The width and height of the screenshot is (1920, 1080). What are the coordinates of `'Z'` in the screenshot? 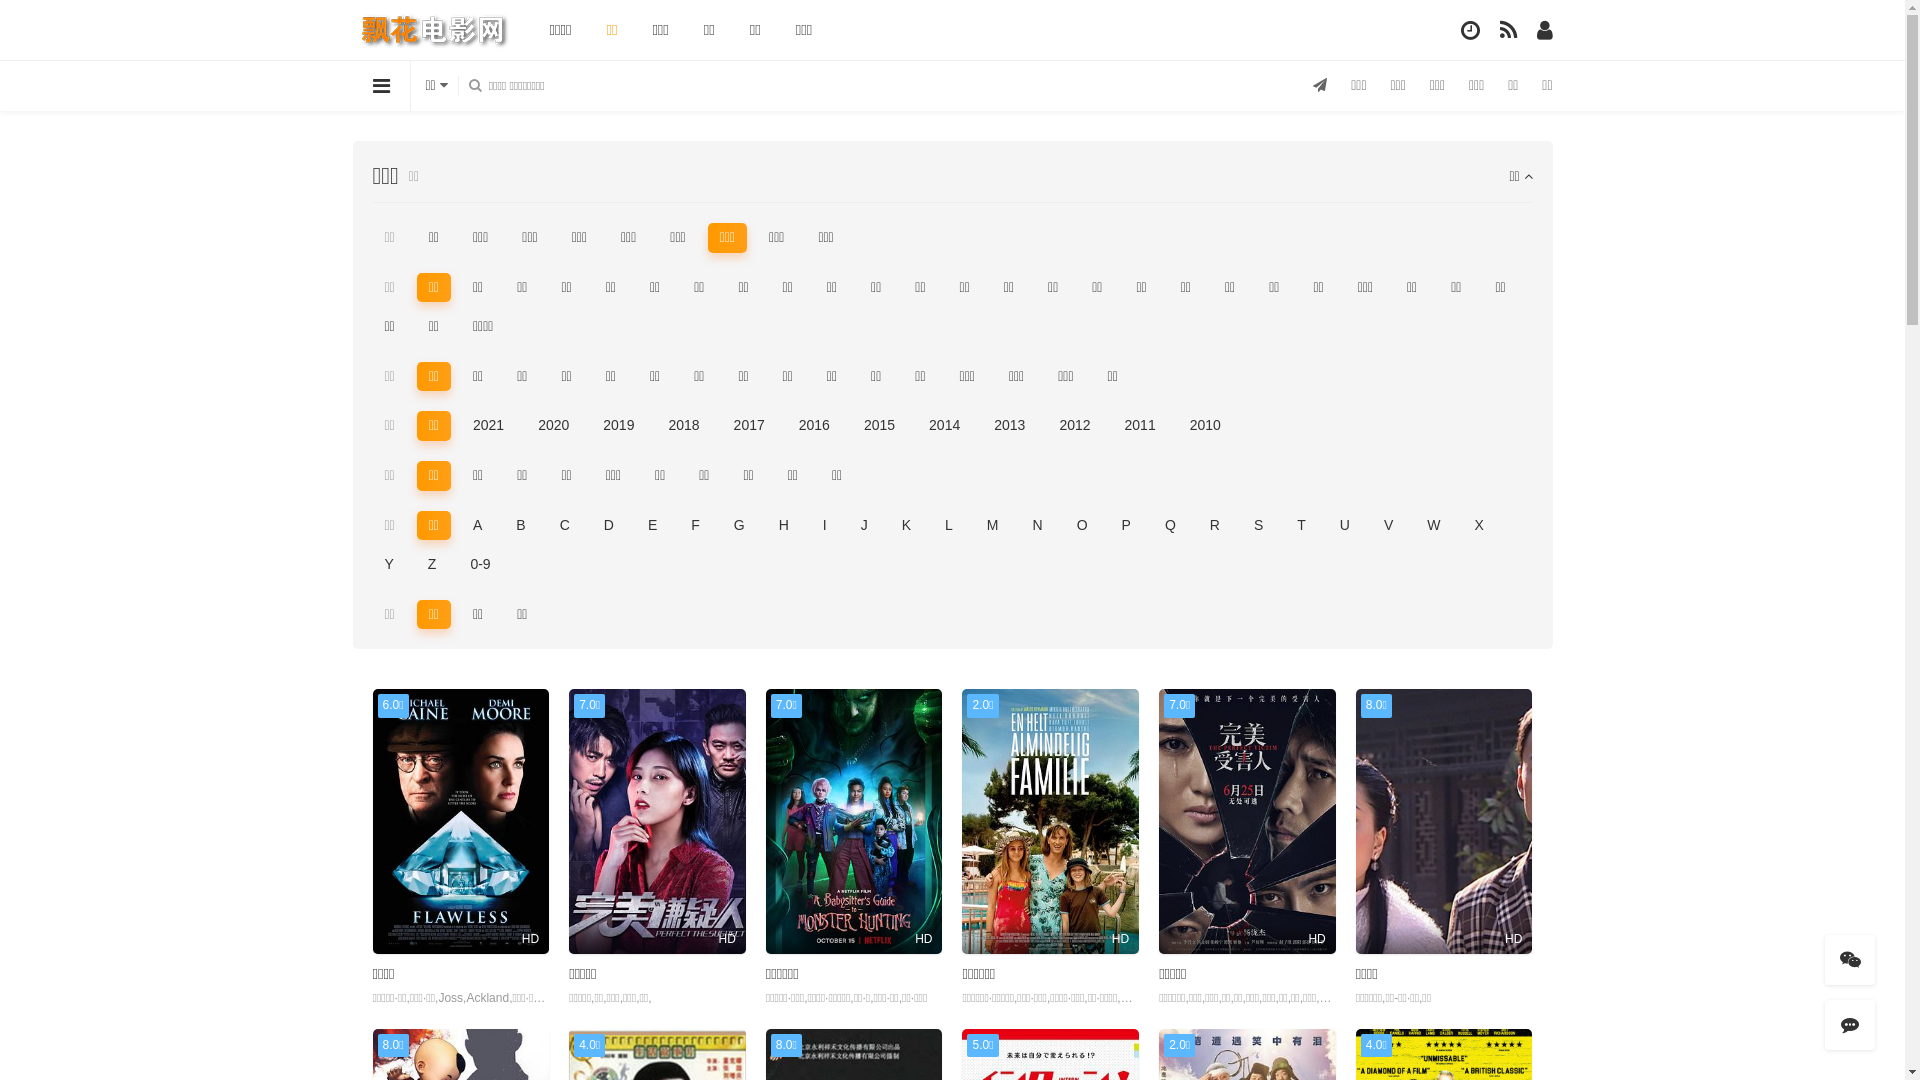 It's located at (431, 564).